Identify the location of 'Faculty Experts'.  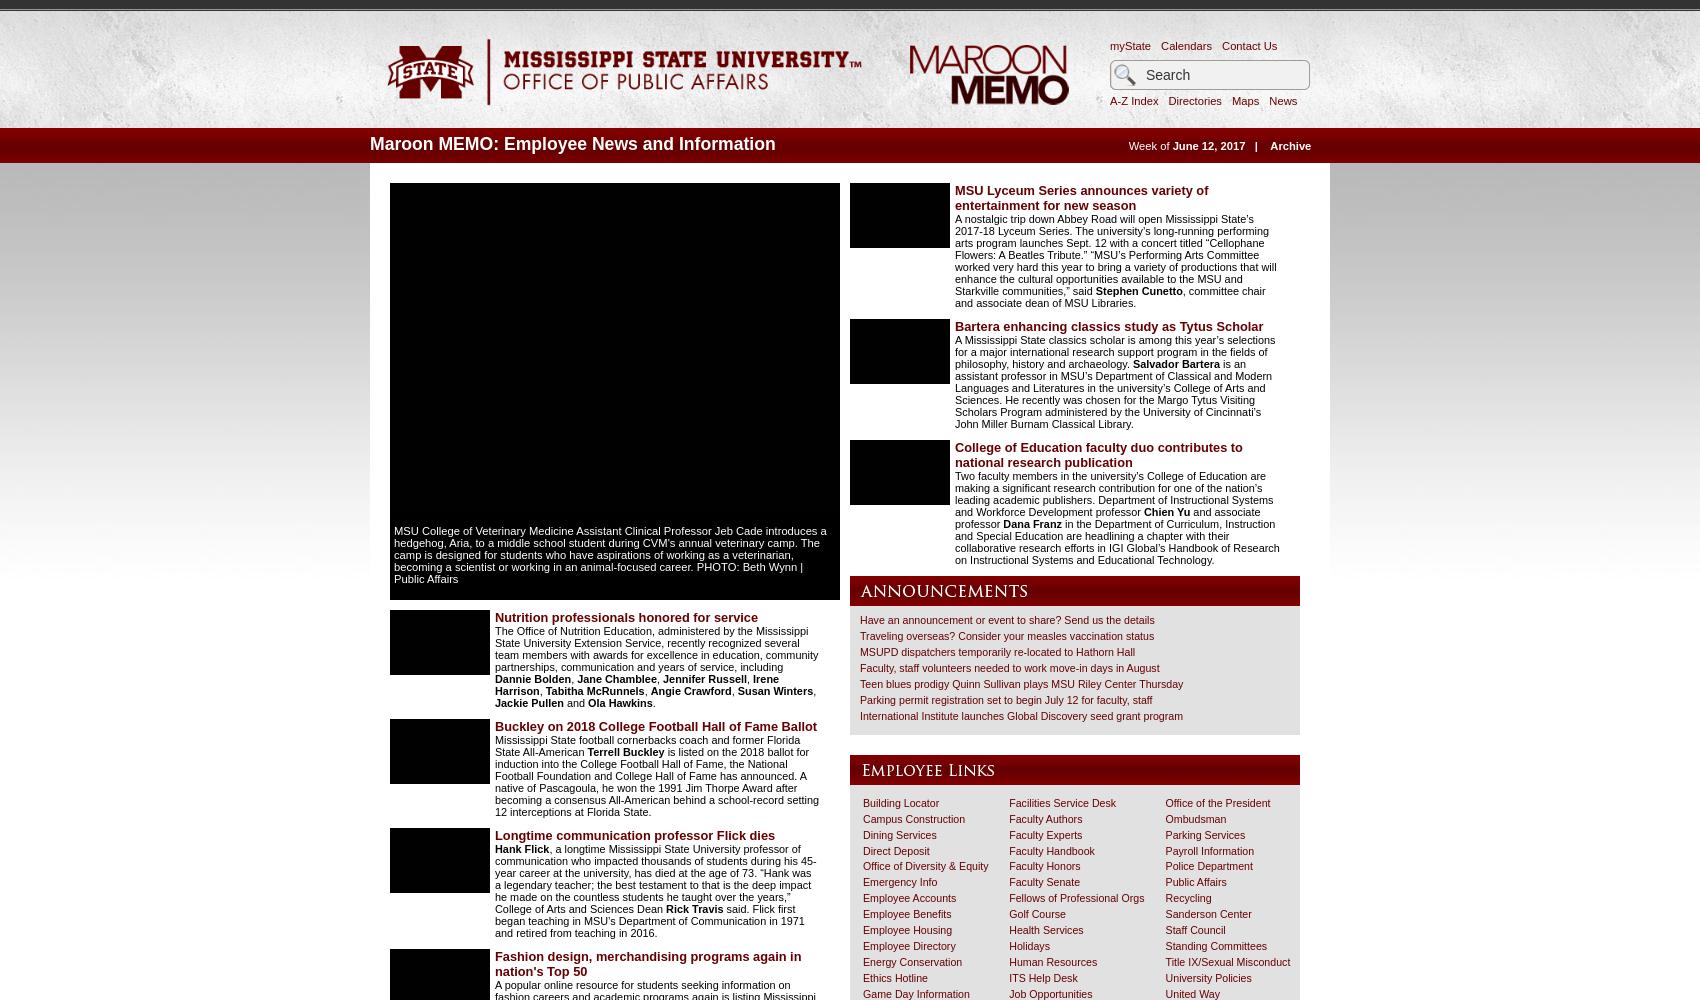
(1044, 833).